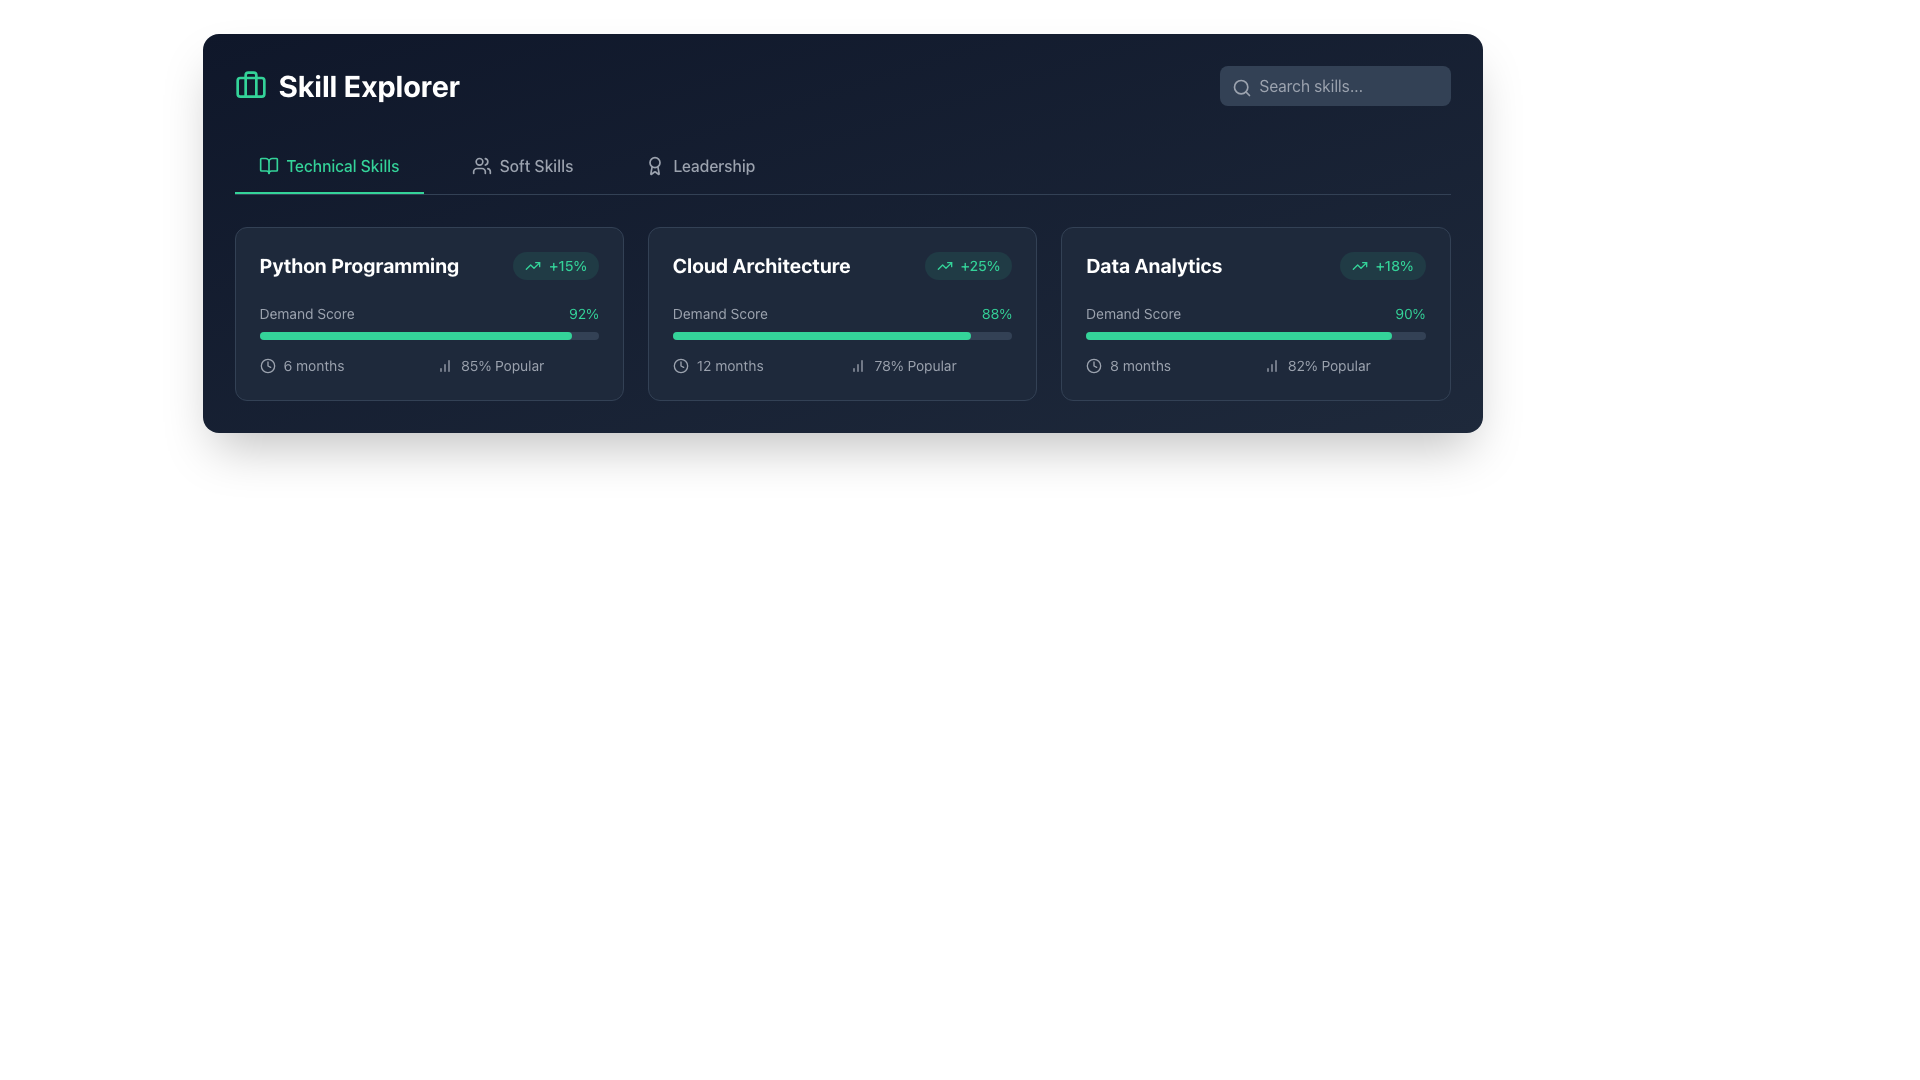  What do you see at coordinates (1154, 265) in the screenshot?
I see `the title label located in the top section of the third card from the left, which summarizes the content or category of the card` at bounding box center [1154, 265].